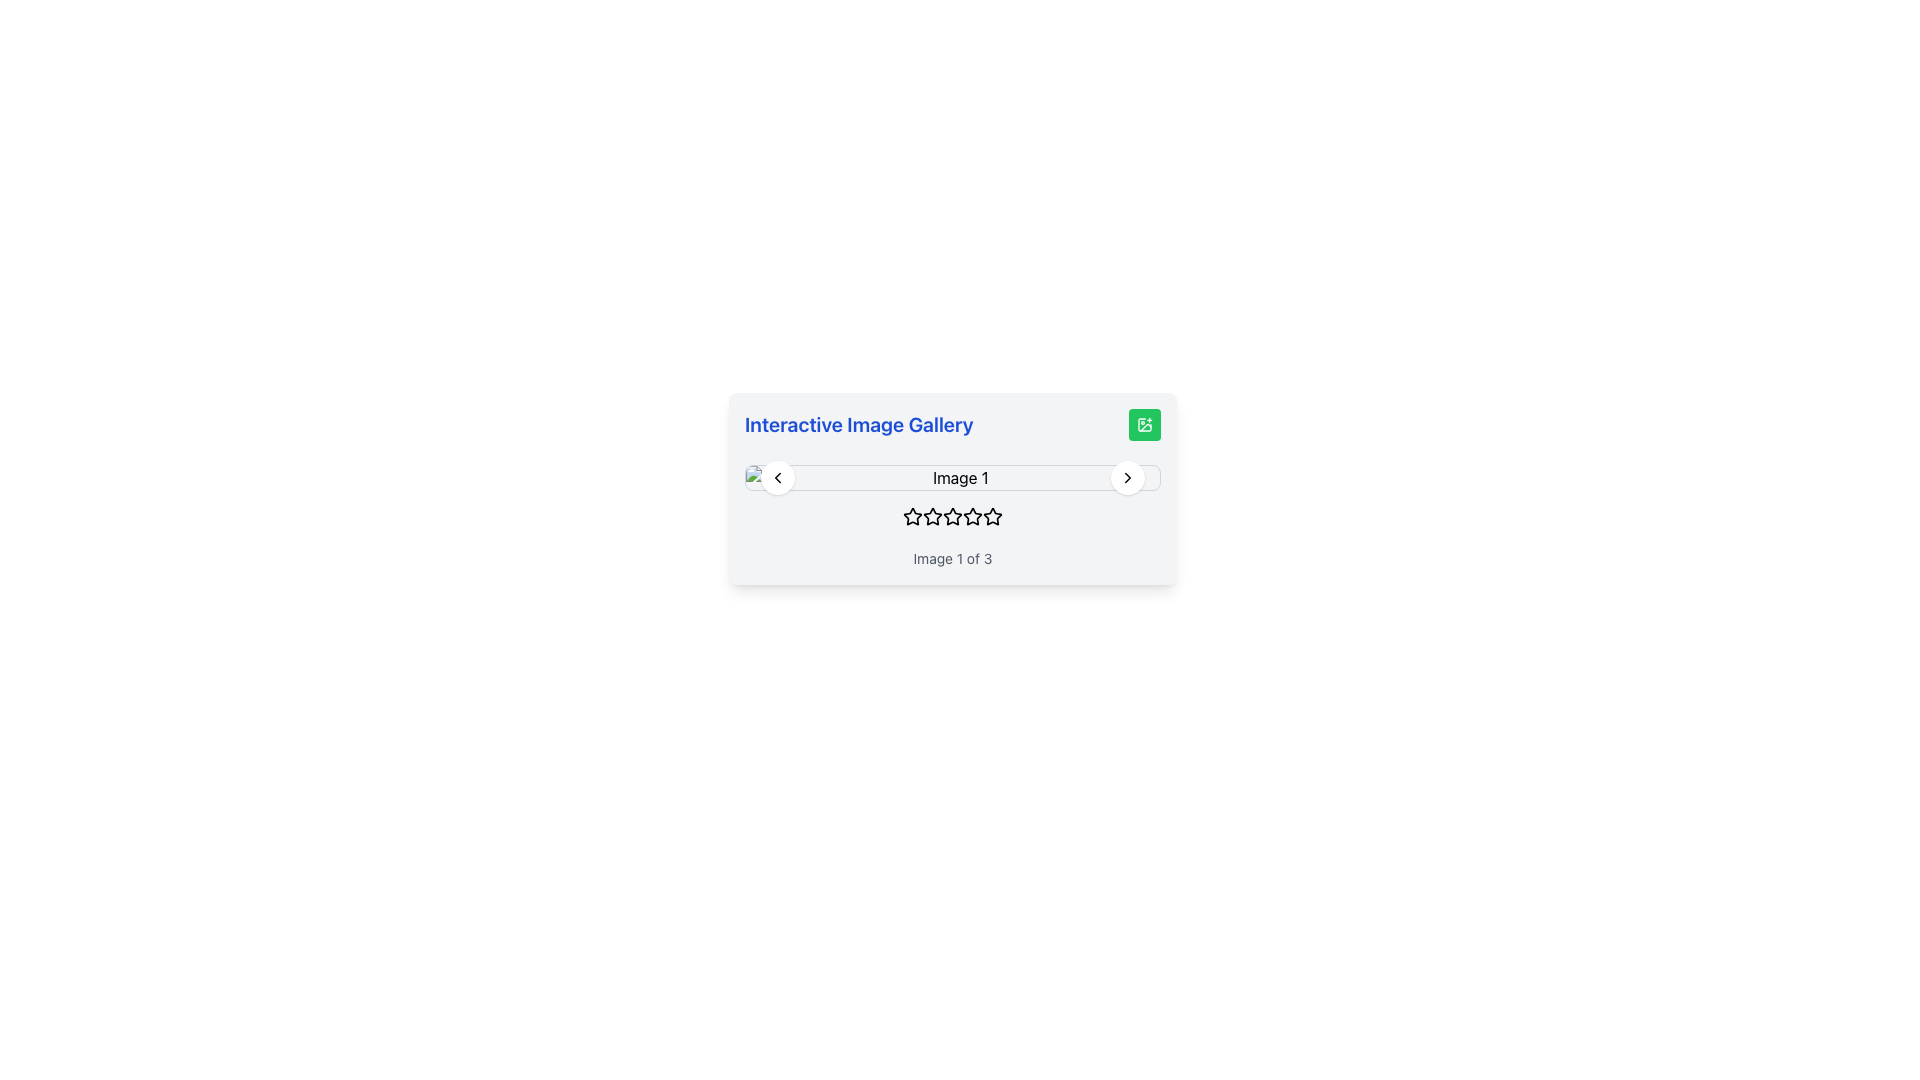  What do you see at coordinates (776, 478) in the screenshot?
I see `the navigation button located at the left edge of the horizontal layout, adjacent to the title 'Image 1'` at bounding box center [776, 478].